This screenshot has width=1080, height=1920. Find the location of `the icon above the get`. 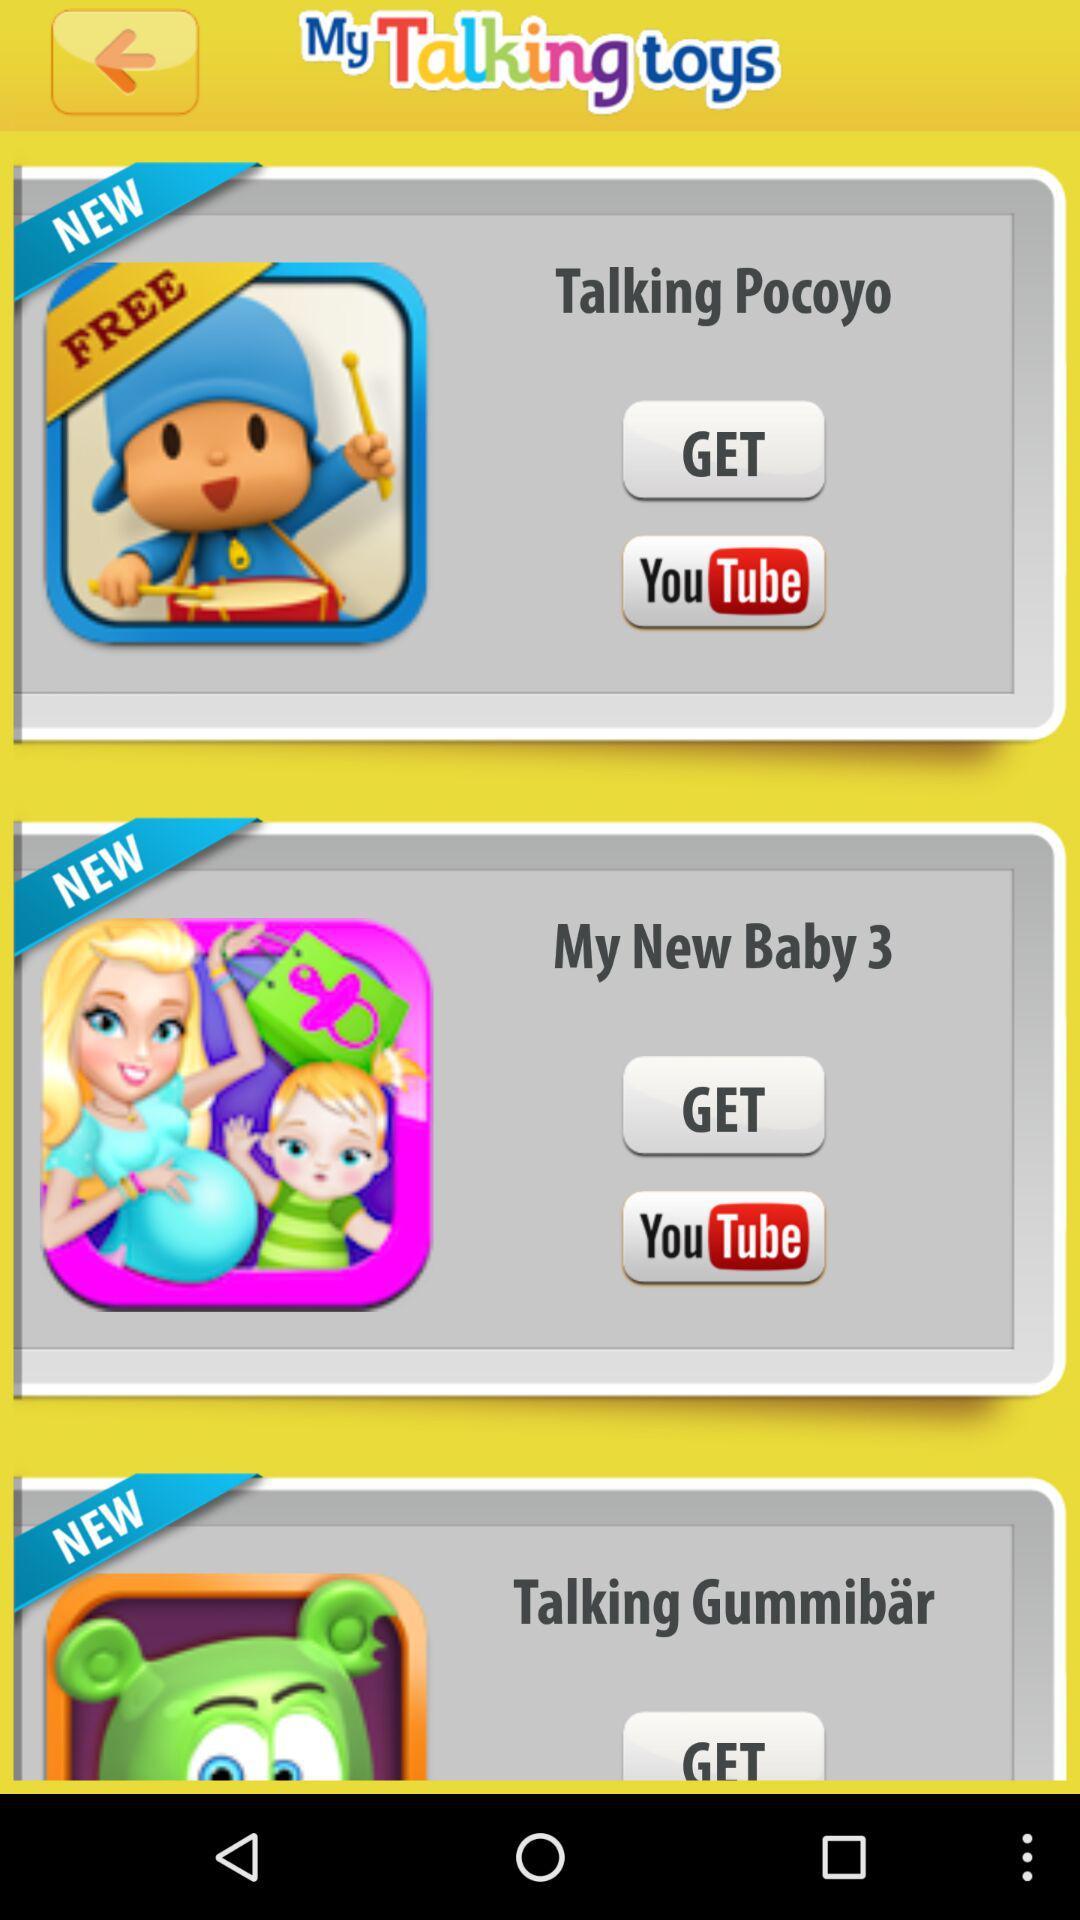

the icon above the get is located at coordinates (723, 943).